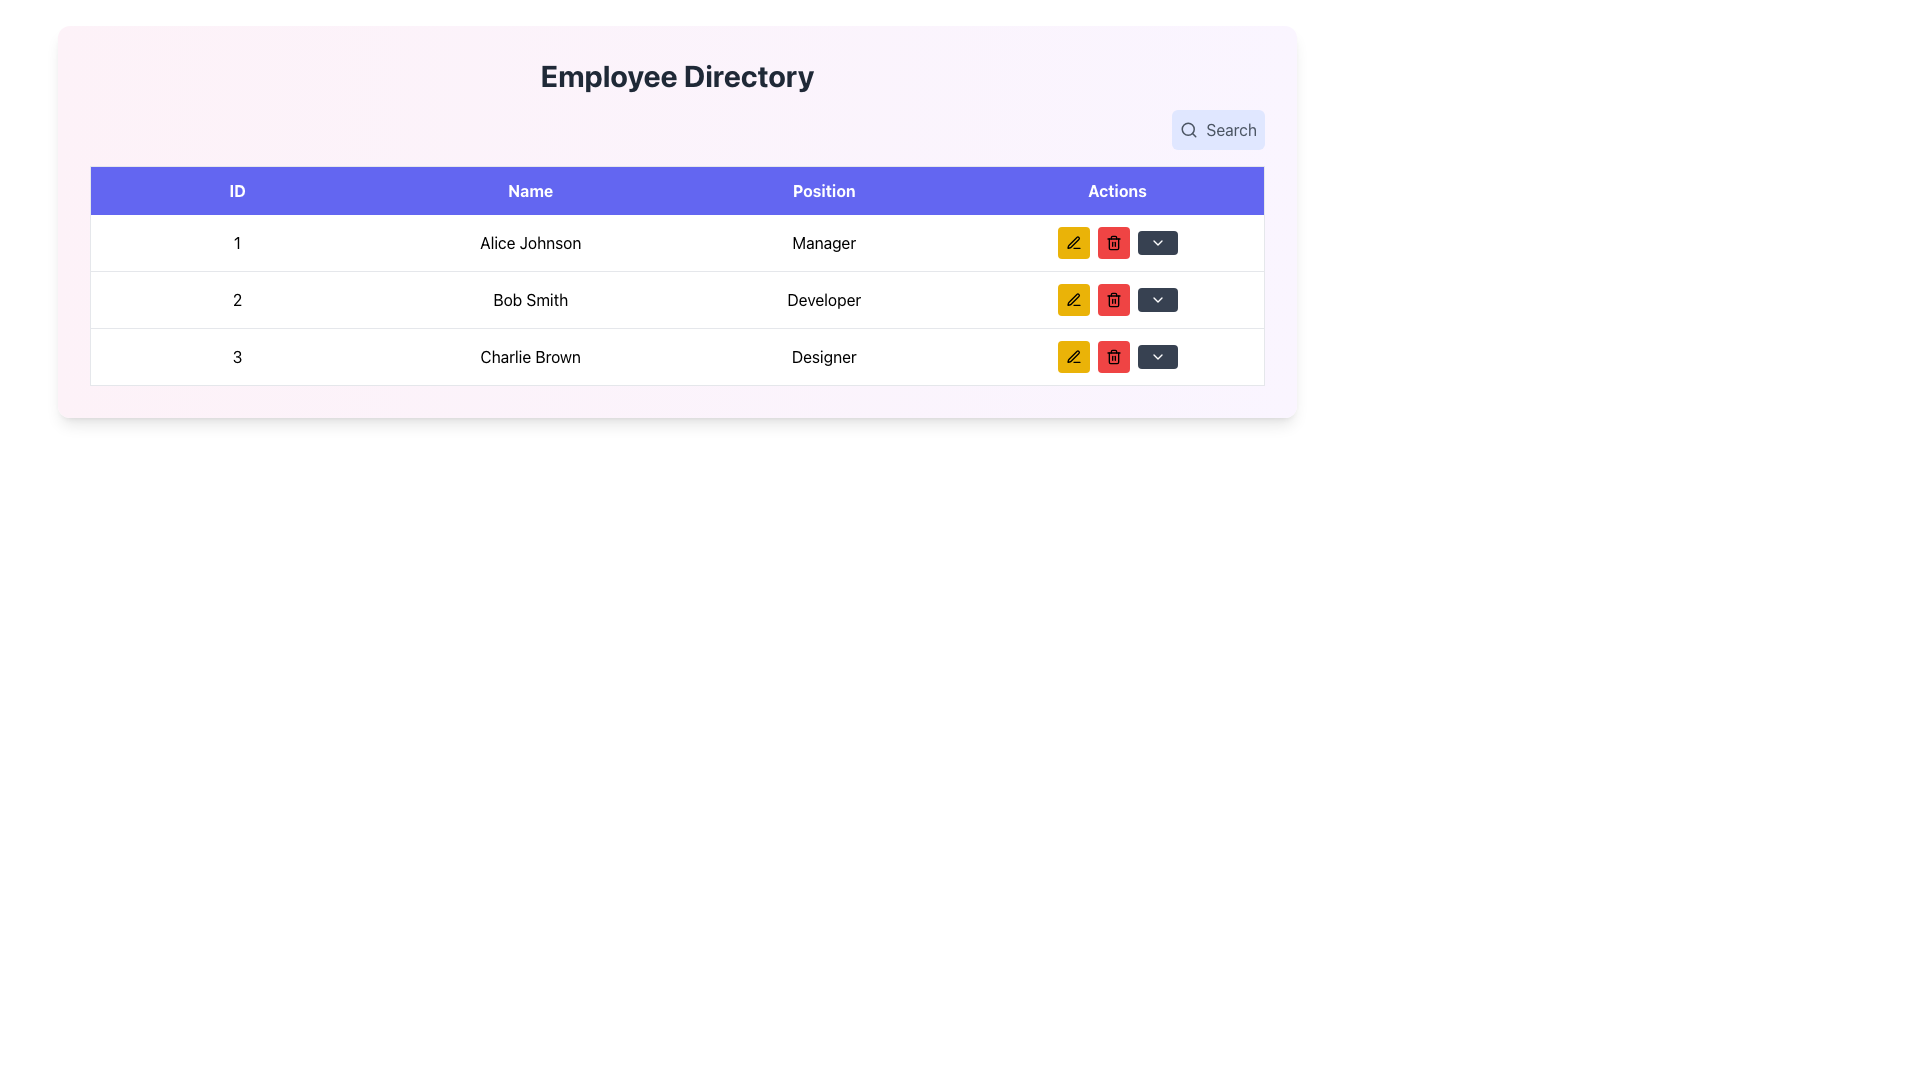  What do you see at coordinates (1217, 130) in the screenshot?
I see `the 'Search' button located in the top-right corner of the interface, which has a light indigo background and contains a magnifying glass icon followed by the text 'Search'` at bounding box center [1217, 130].